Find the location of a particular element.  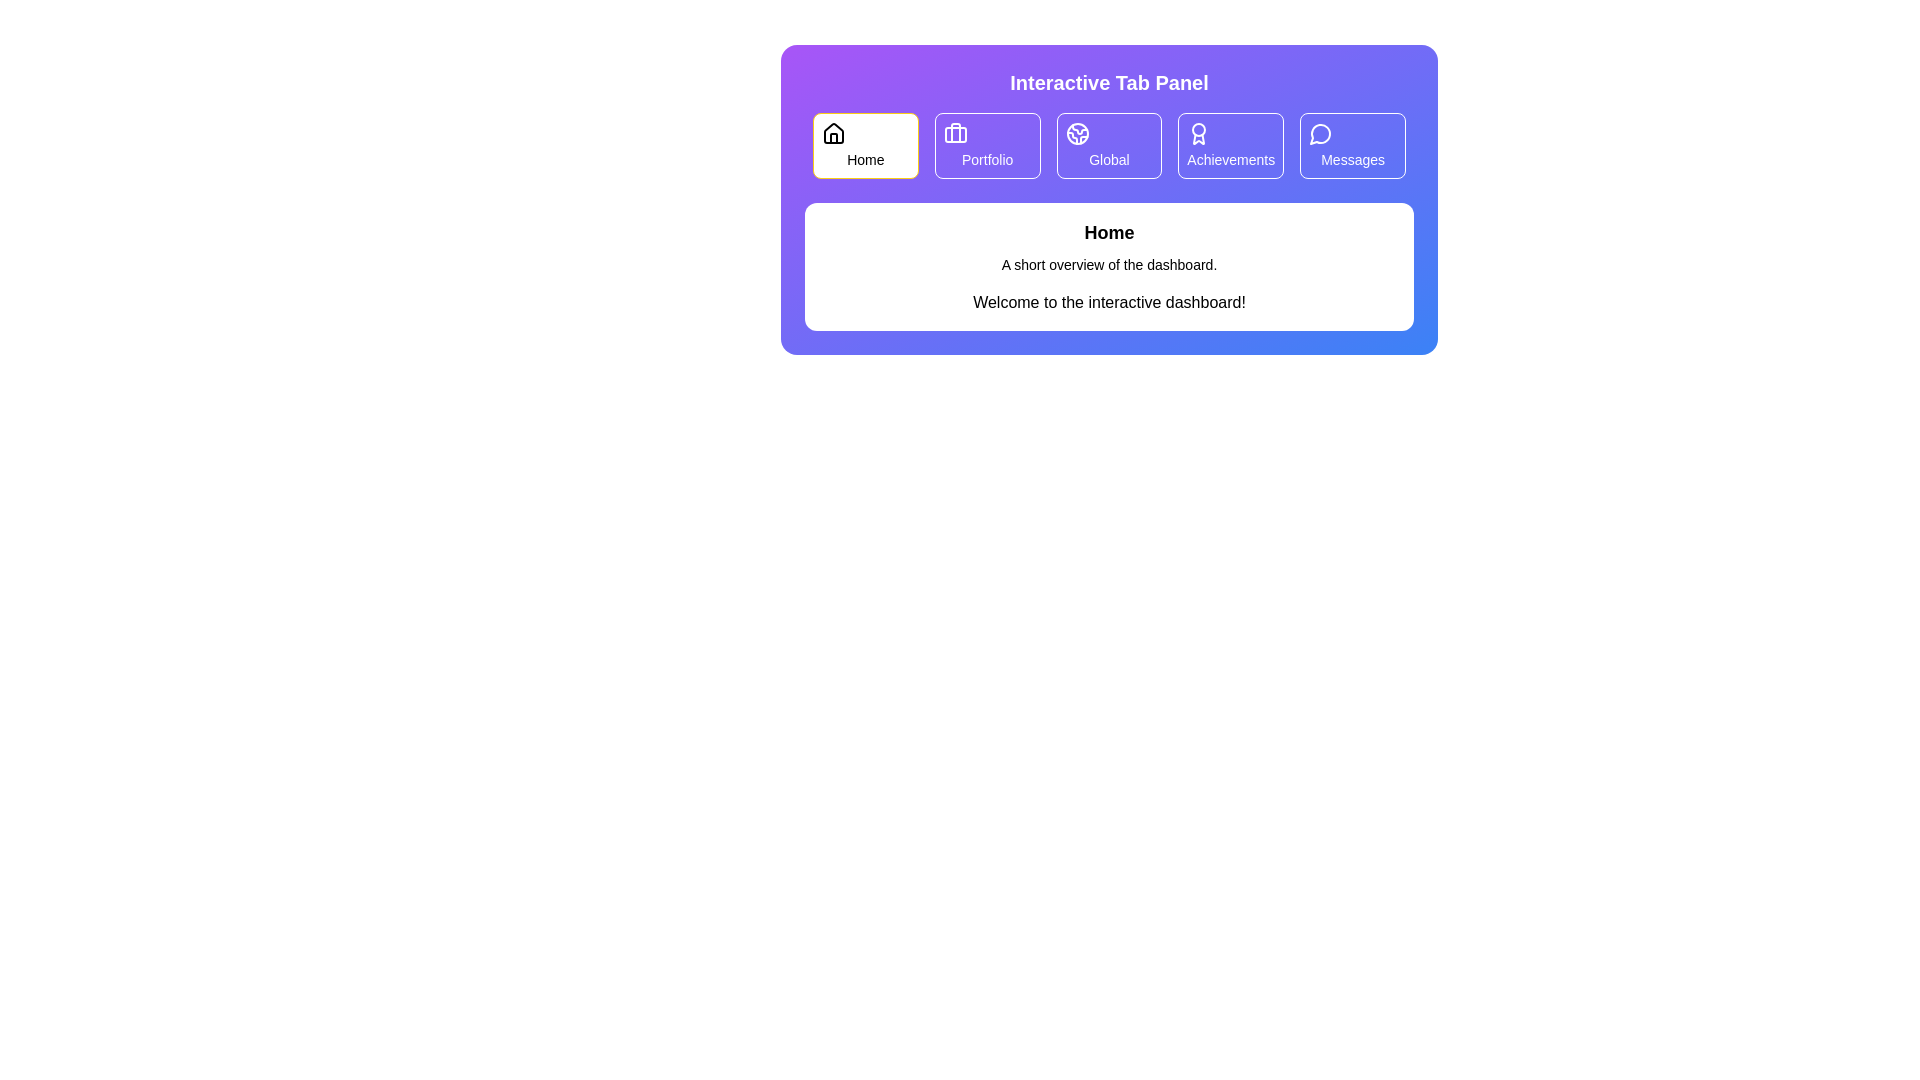

the 'Portfolio' button with a purple background, which features a briefcase icon and white text beneath it is located at coordinates (987, 145).